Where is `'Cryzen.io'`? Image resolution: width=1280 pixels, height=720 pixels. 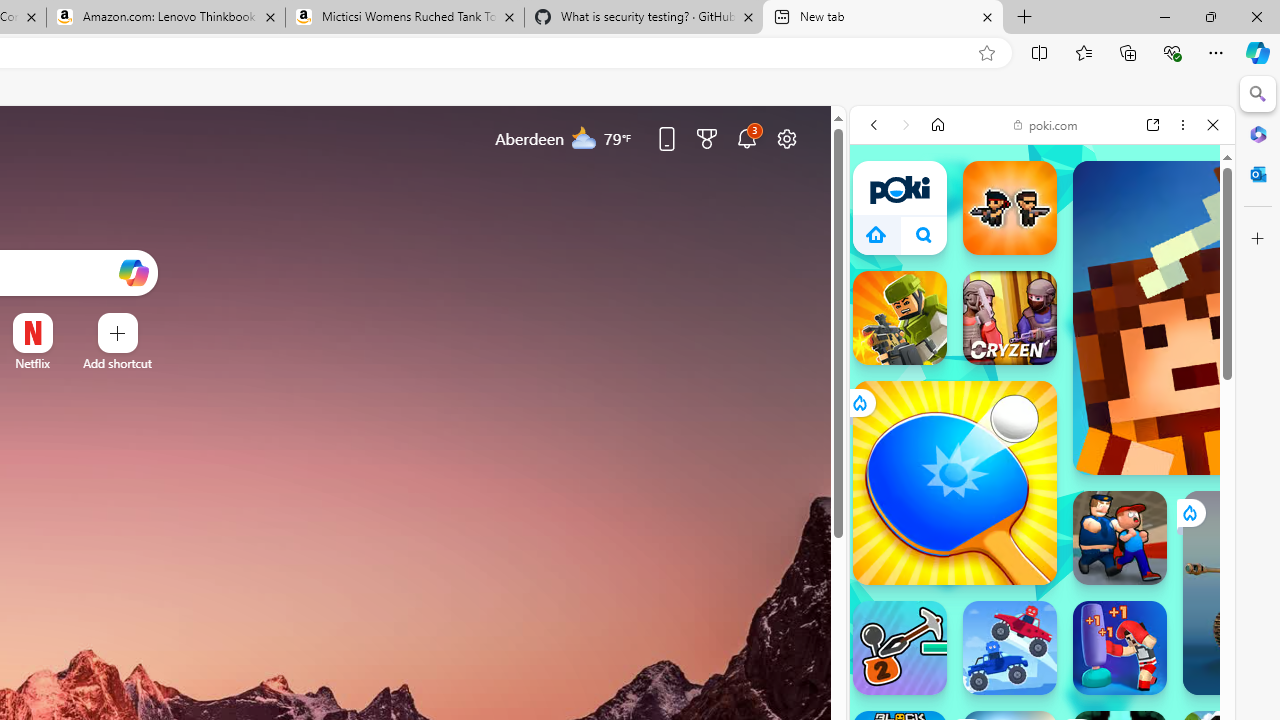
'Cryzen.io' is located at coordinates (1009, 316).